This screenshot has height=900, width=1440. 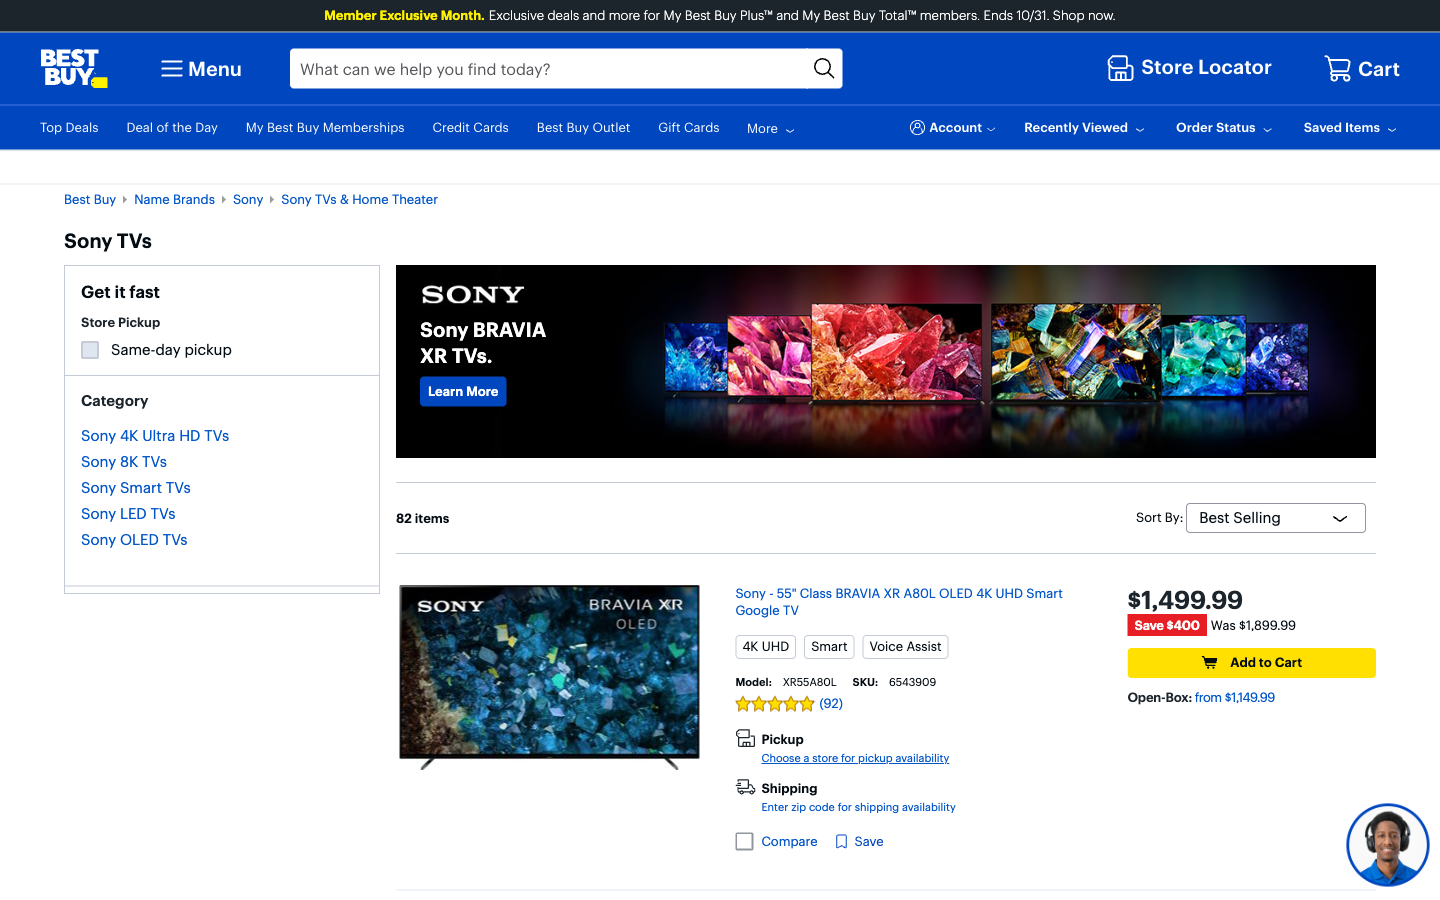 I want to click on the first item in the recently viewed drop down menu, so click(x=1085, y=127).